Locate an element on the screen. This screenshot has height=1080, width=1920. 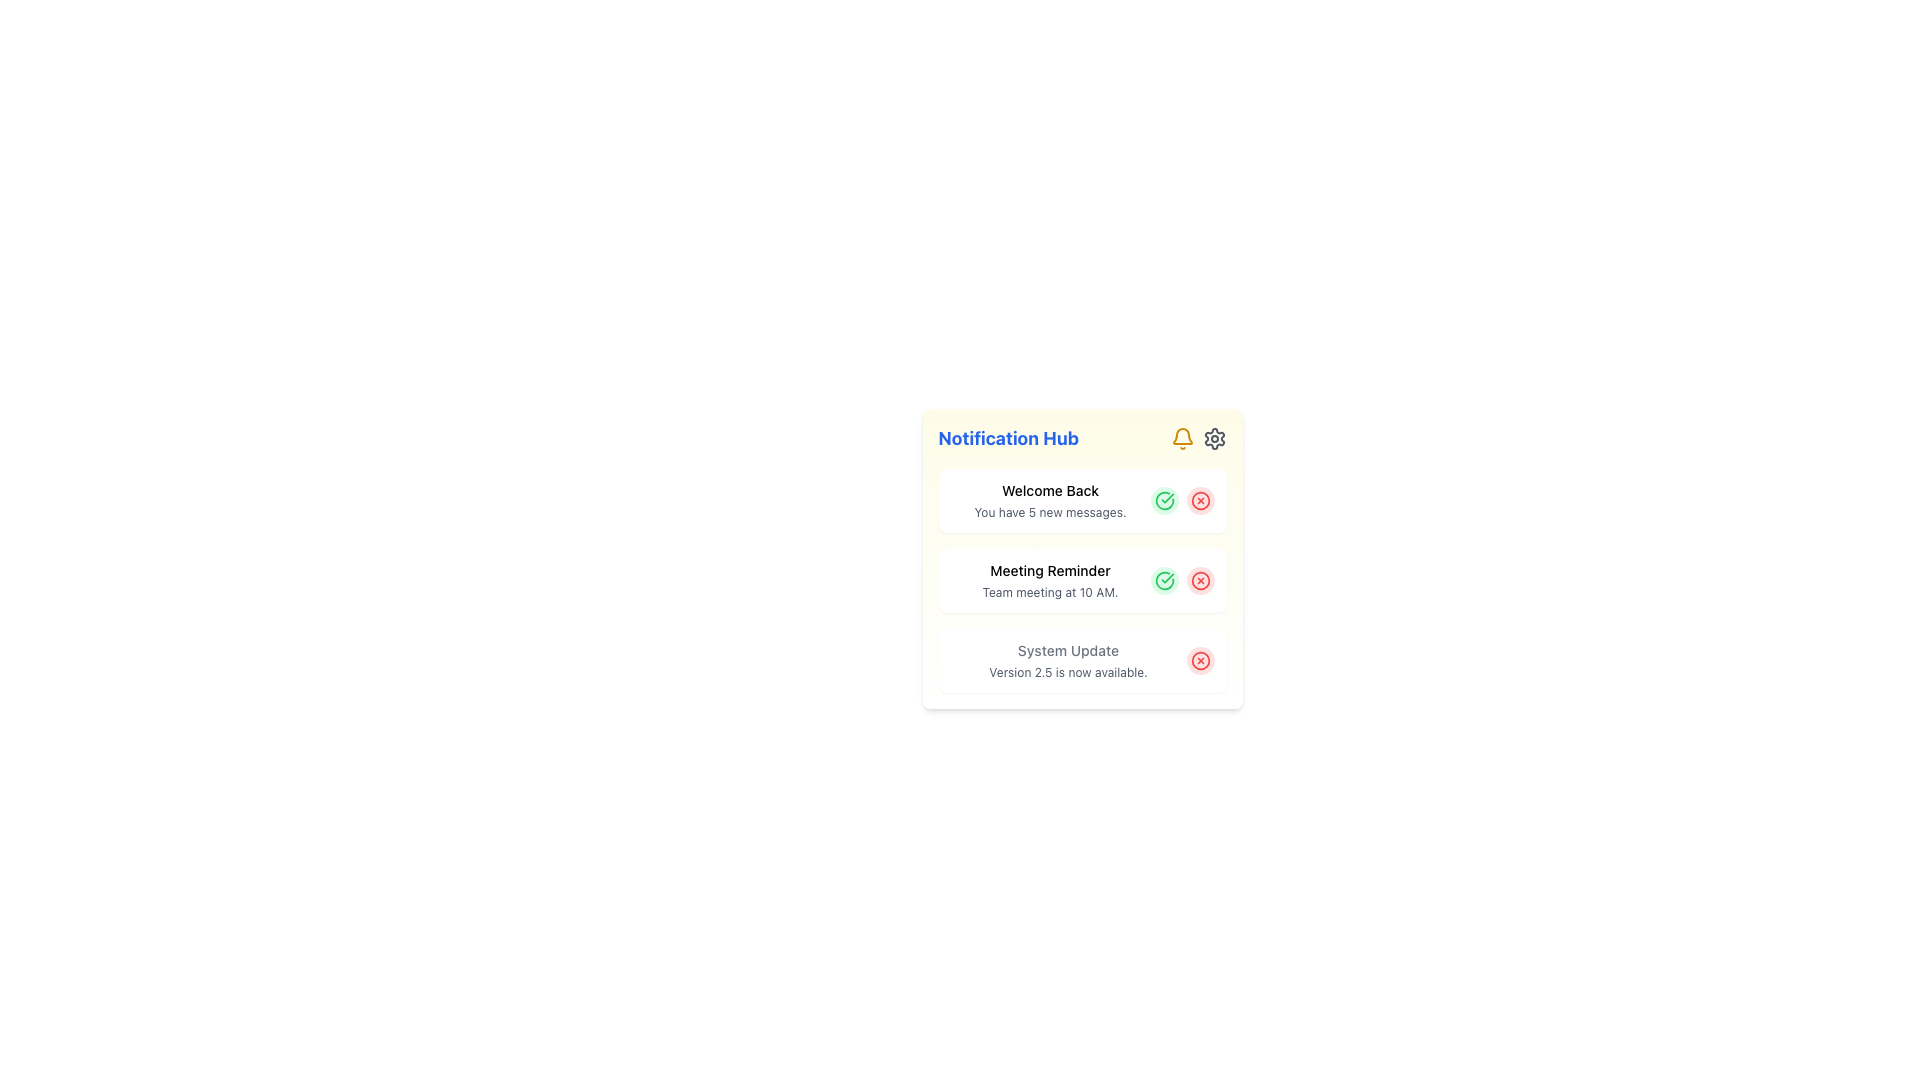
the text label that reads 'You have 5 new messages.' which is styled in gray color and located beneath the bold text 'Welcome Back' within a highlighted notification card is located at coordinates (1049, 512).